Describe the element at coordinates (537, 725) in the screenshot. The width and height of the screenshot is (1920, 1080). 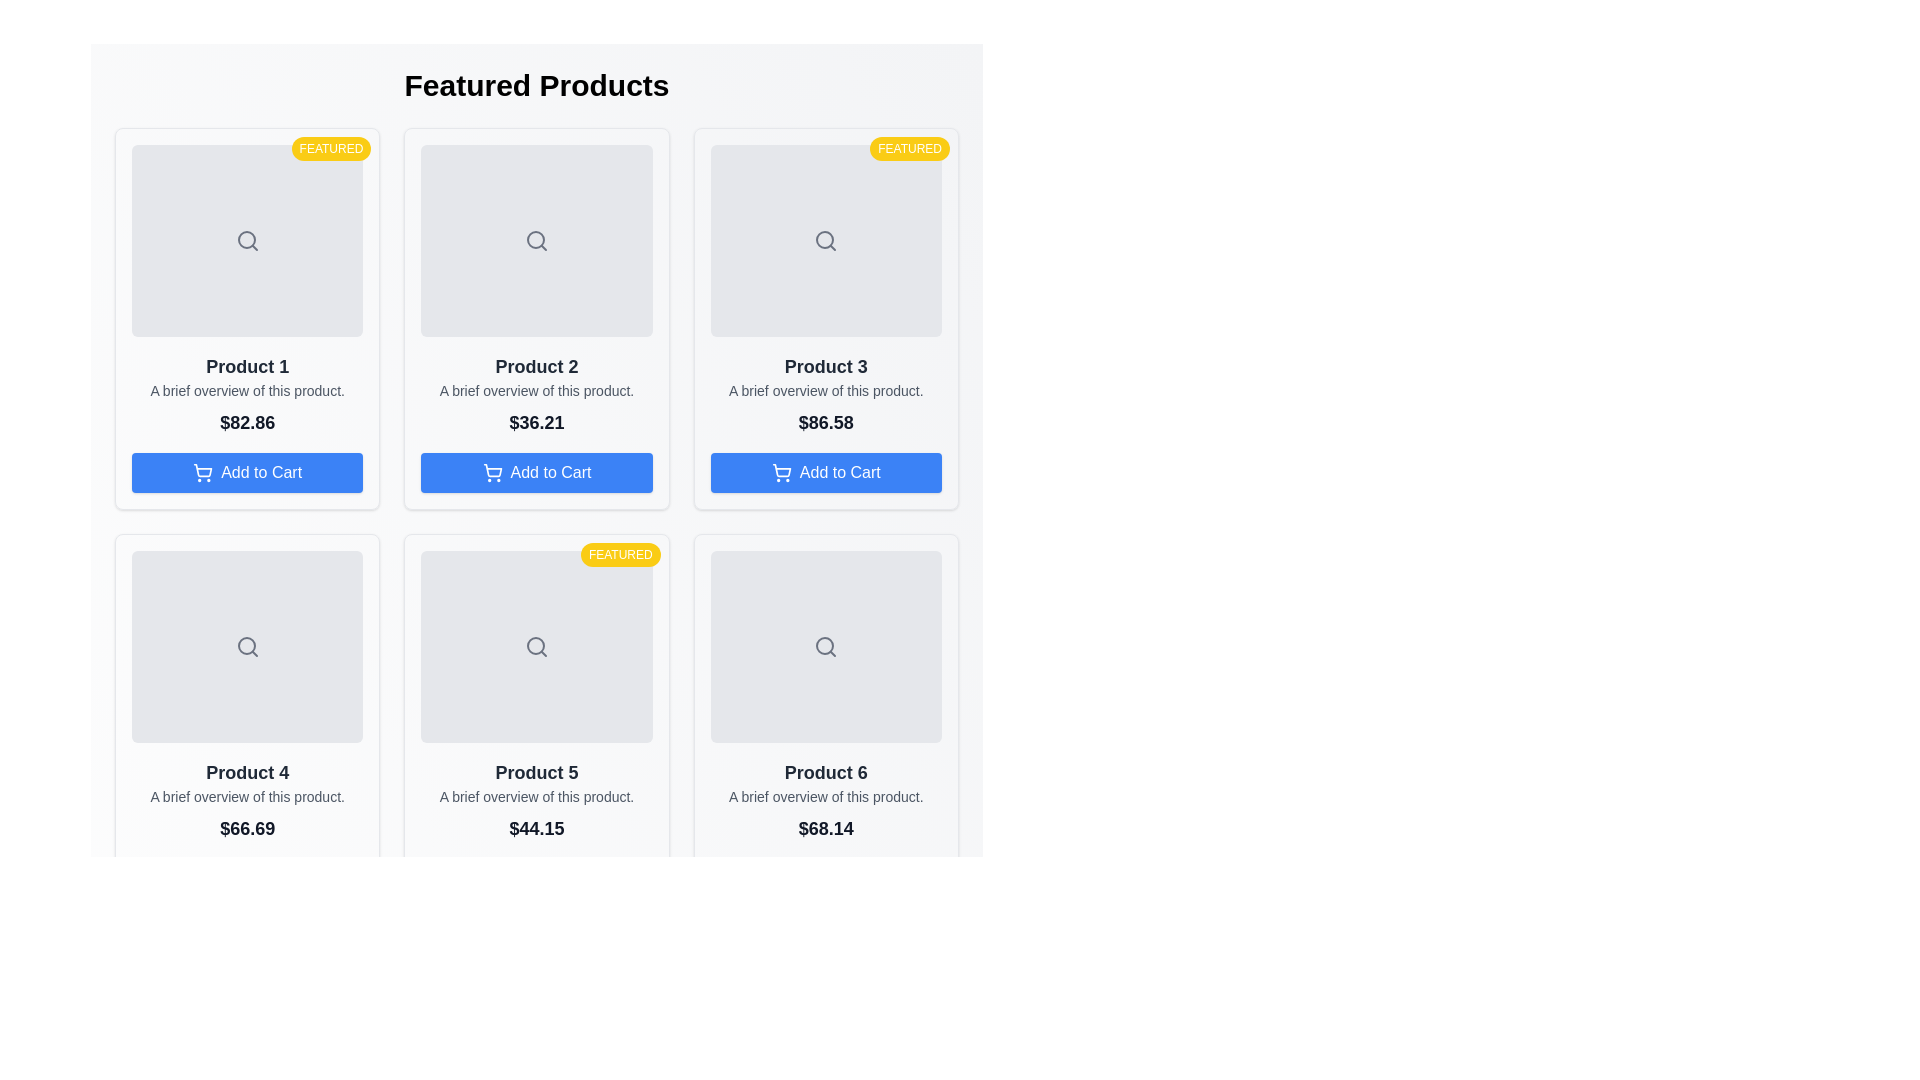
I see `the product image of 'Product 5' in the second row and second column of the grid layout` at that location.